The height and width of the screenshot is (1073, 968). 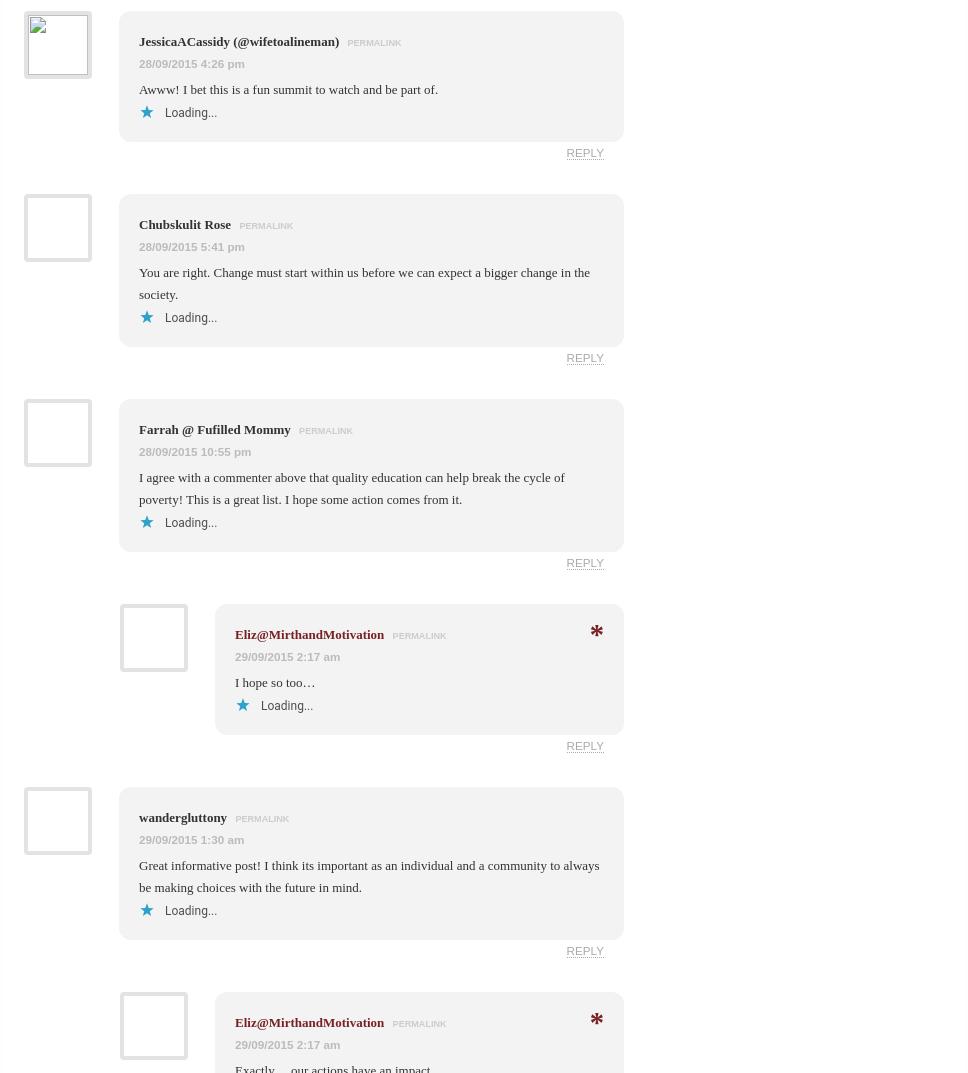 What do you see at coordinates (215, 428) in the screenshot?
I see `'Farrah @ Fufilled Mommy'` at bounding box center [215, 428].